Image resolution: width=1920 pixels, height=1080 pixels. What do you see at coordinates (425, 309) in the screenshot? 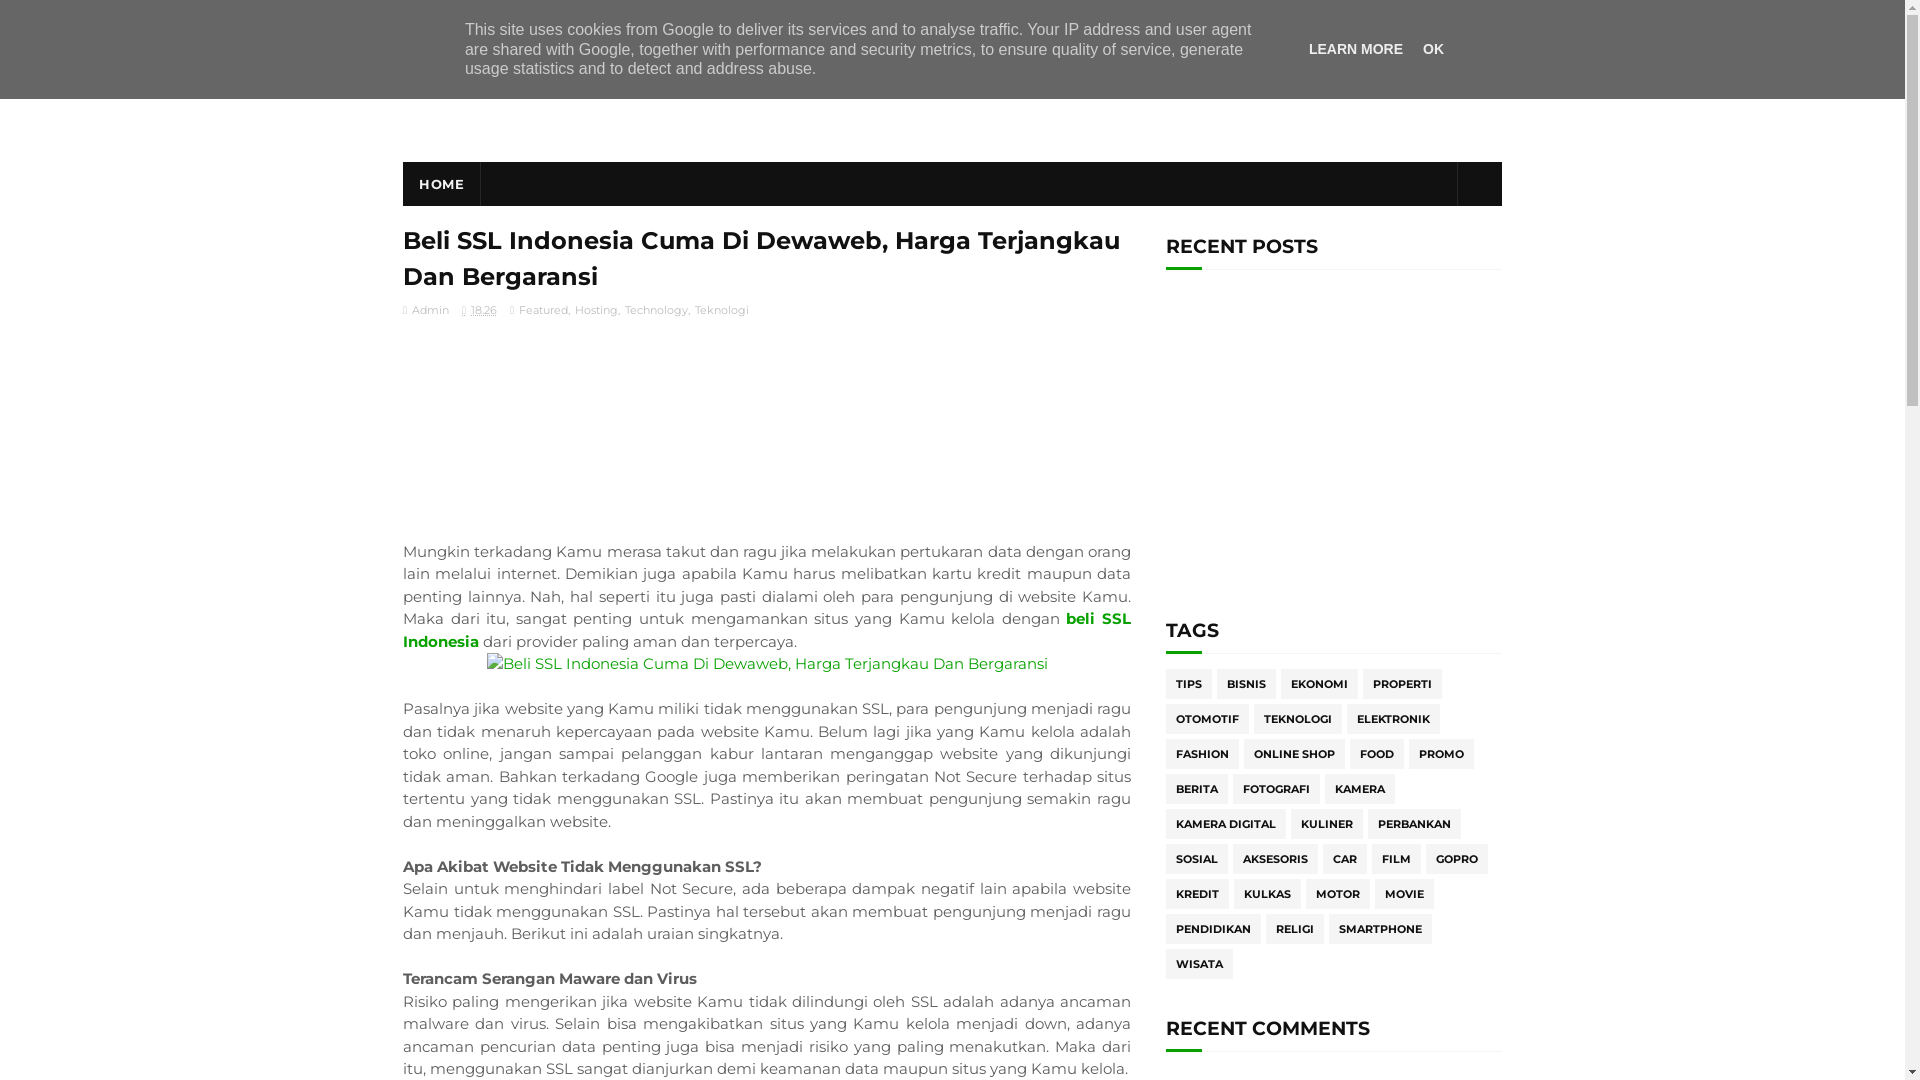
I see `'Admin'` at bounding box center [425, 309].